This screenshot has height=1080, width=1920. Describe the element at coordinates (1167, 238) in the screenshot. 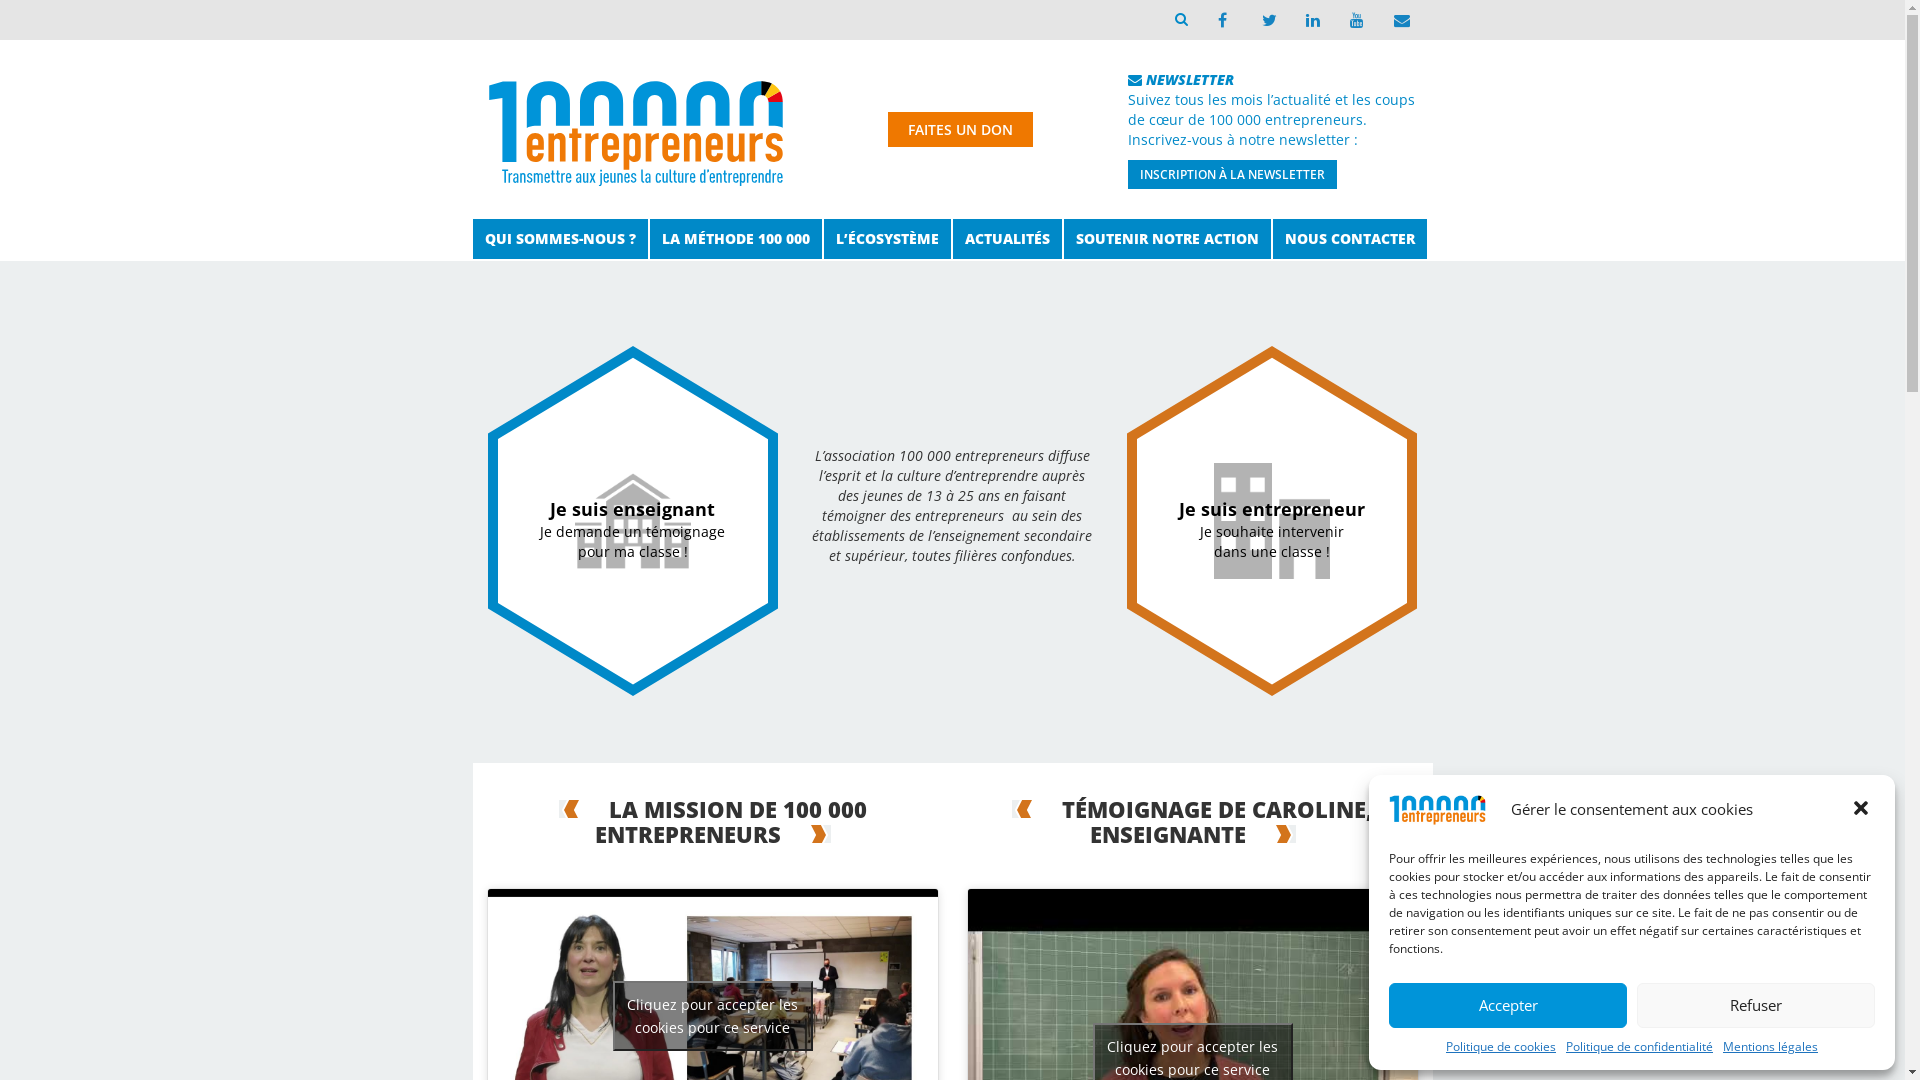

I see `'SOUTENIR NOTRE ACTION'` at that location.